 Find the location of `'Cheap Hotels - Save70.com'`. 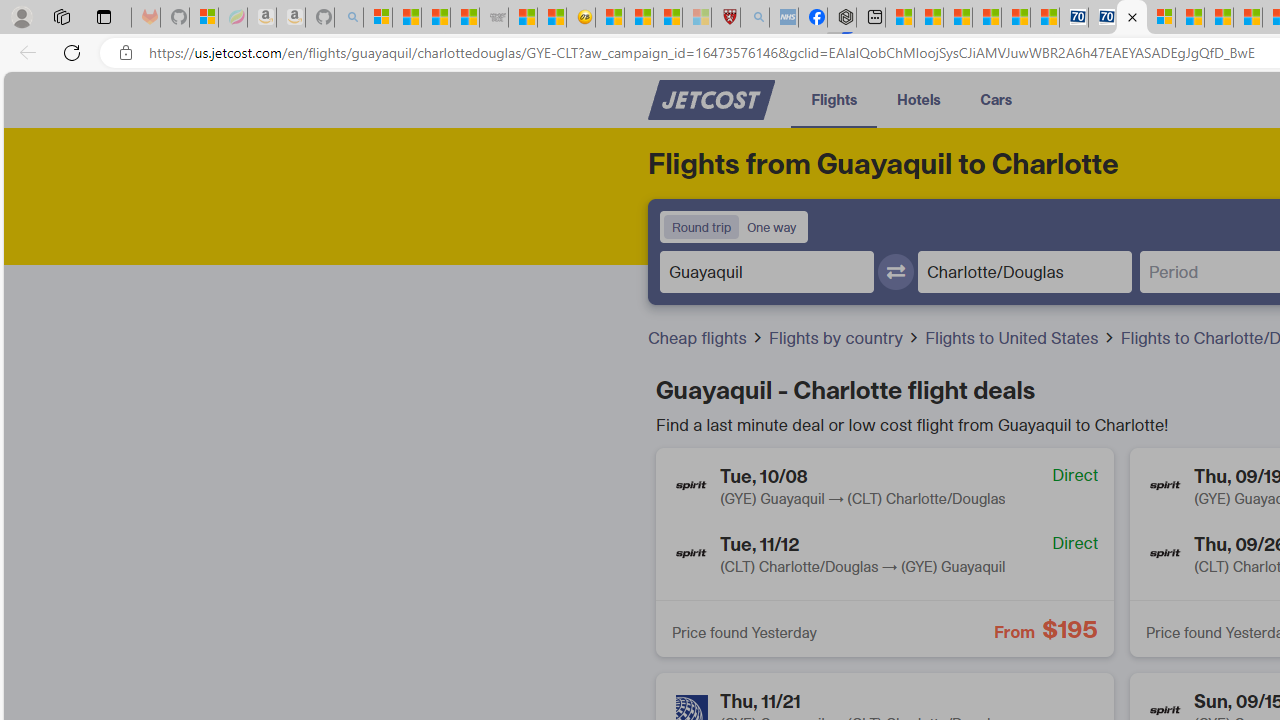

'Cheap Hotels - Save70.com' is located at coordinates (1102, 17).